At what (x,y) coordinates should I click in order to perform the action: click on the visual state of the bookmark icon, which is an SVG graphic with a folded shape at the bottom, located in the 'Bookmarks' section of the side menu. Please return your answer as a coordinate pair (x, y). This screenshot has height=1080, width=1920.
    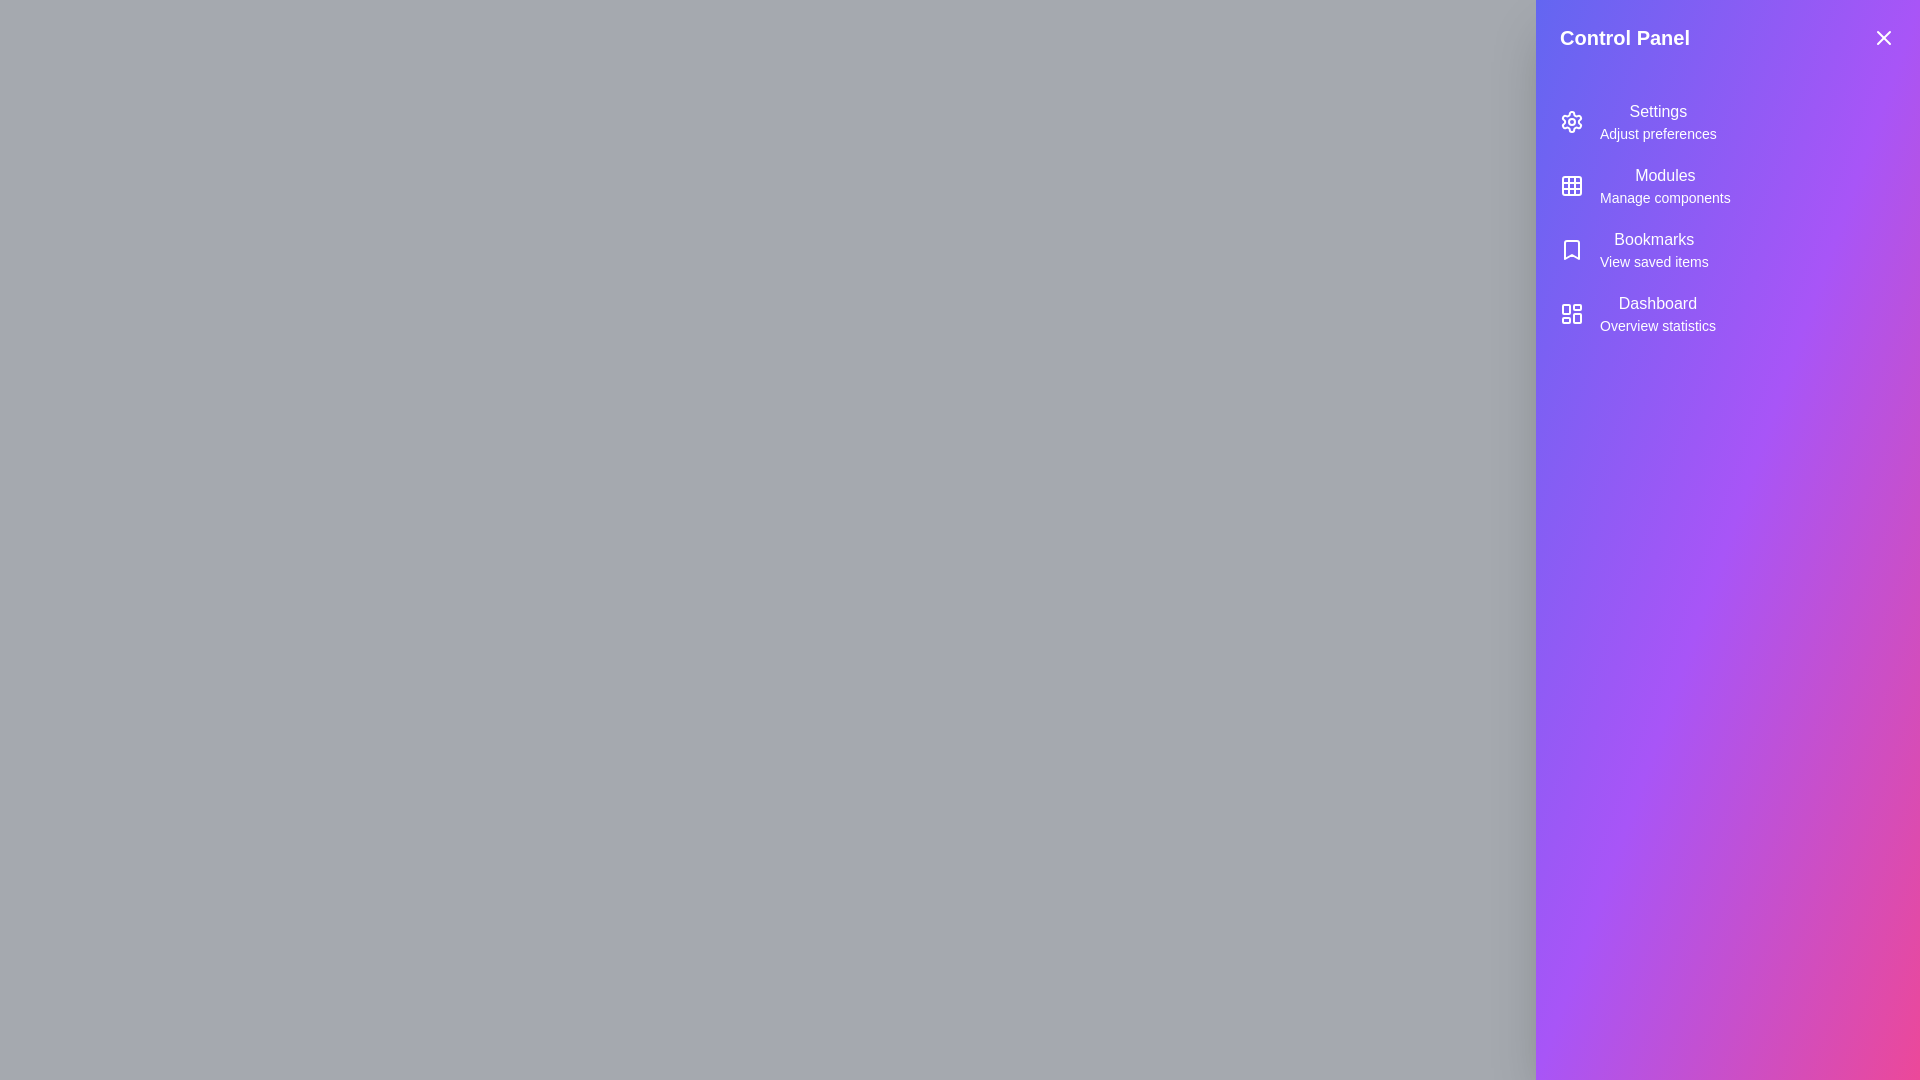
    Looking at the image, I should click on (1570, 249).